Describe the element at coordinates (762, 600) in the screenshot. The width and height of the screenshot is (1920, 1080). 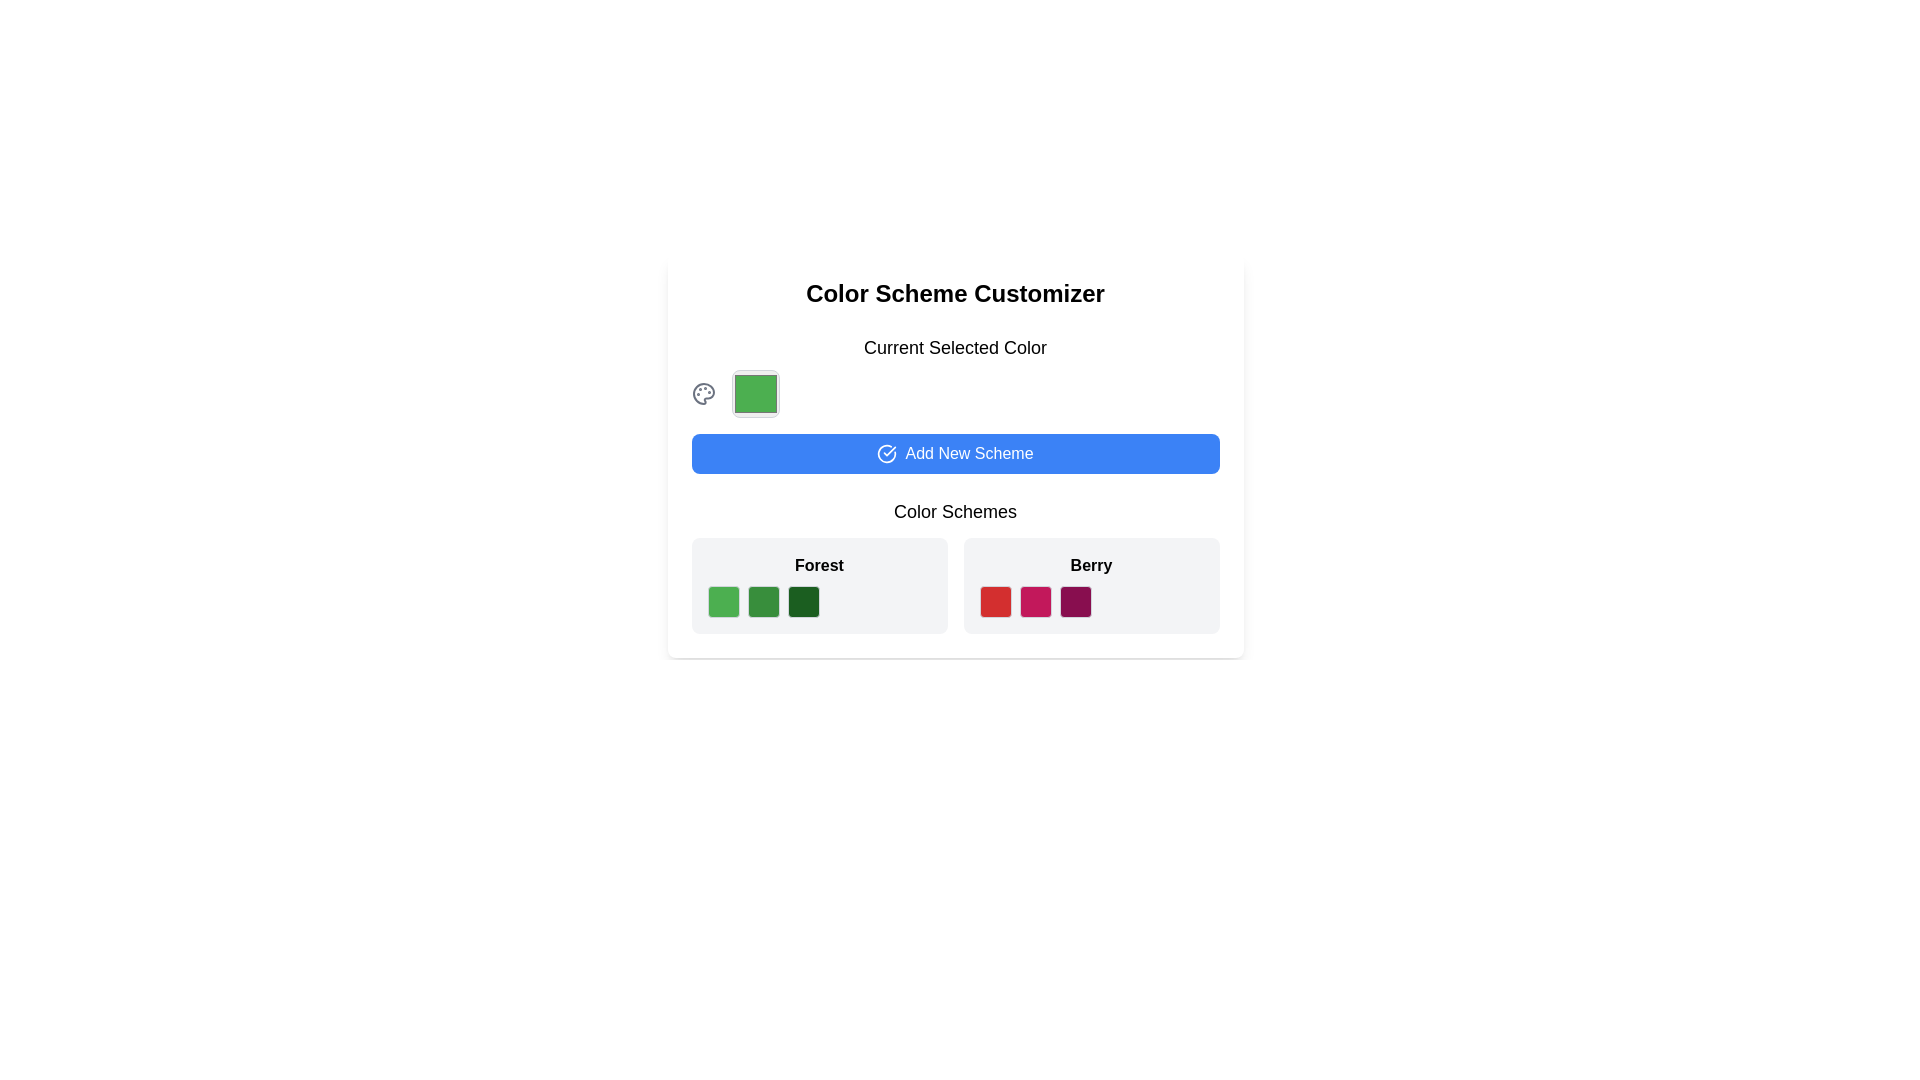
I see `the second green color selection block in the 'Forest' section` at that location.